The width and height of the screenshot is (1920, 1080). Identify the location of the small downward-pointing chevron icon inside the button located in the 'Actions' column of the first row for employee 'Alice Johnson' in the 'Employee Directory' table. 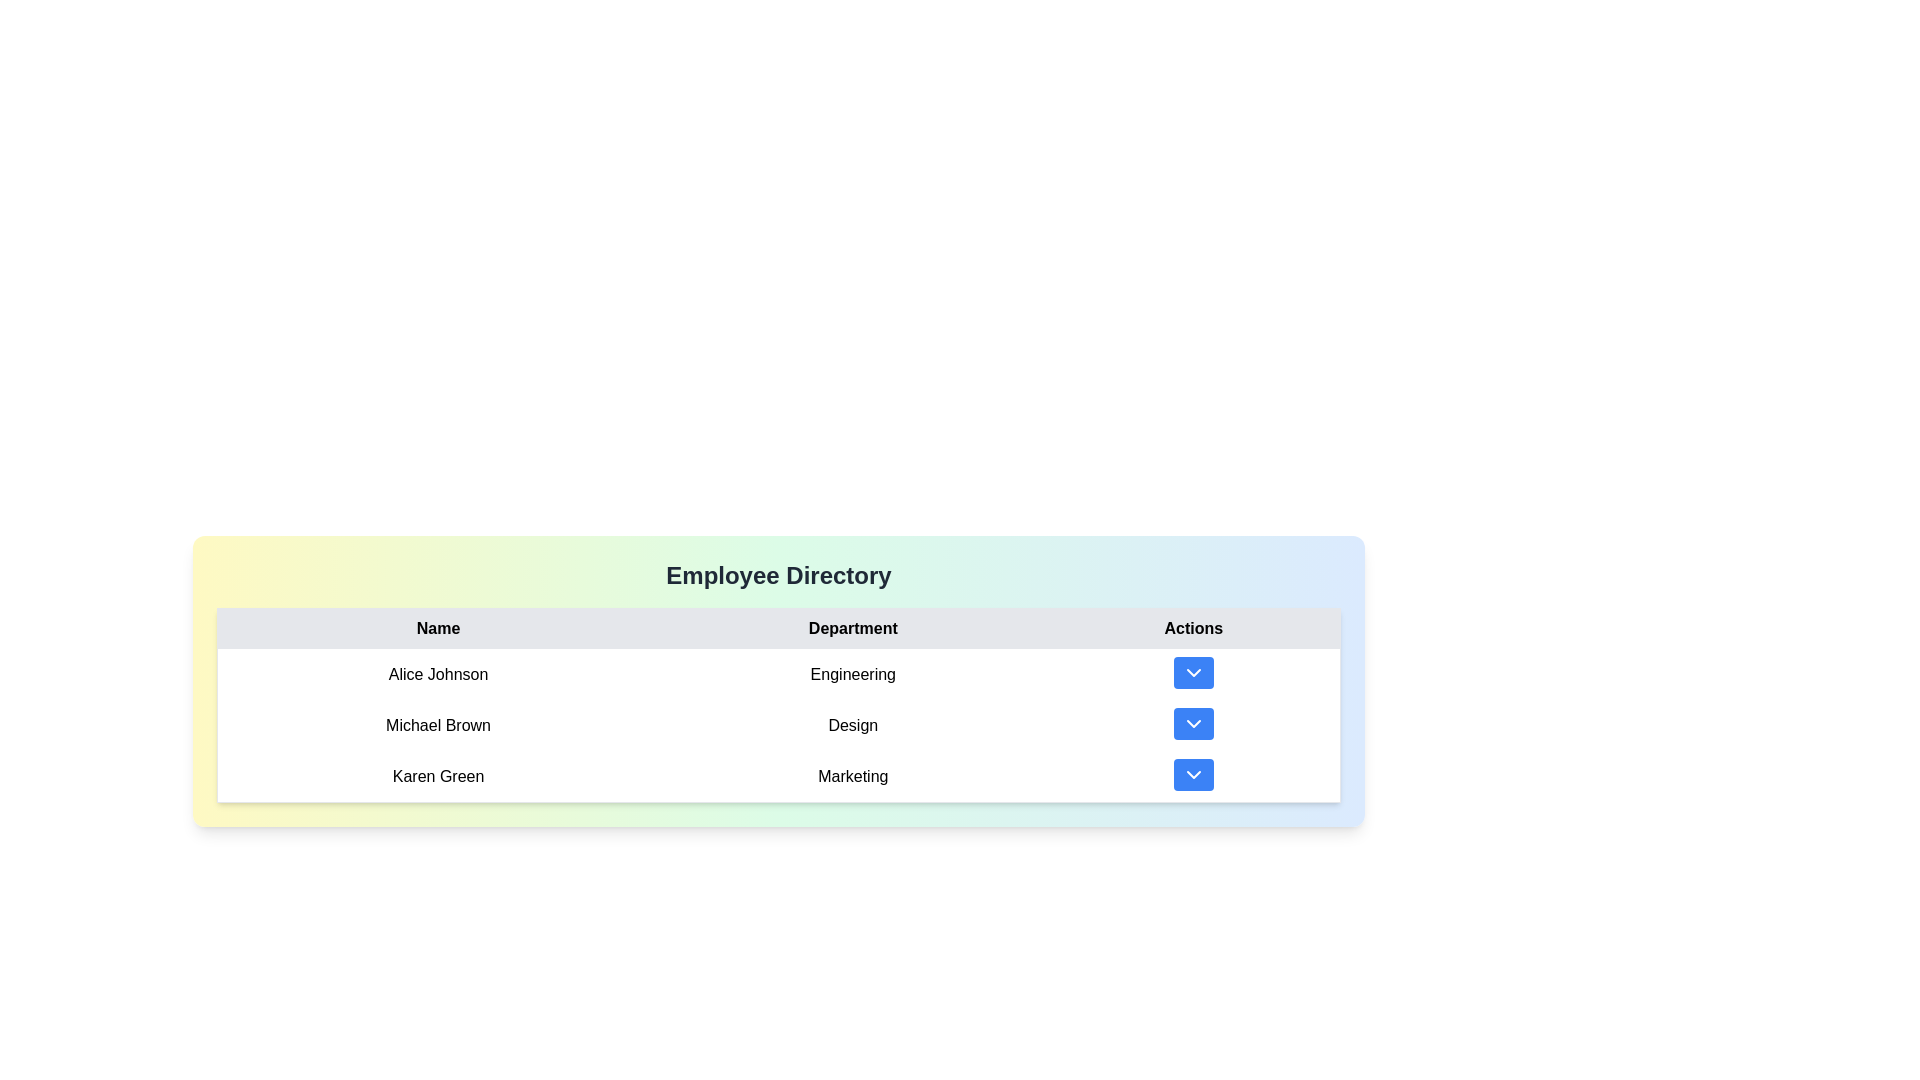
(1193, 672).